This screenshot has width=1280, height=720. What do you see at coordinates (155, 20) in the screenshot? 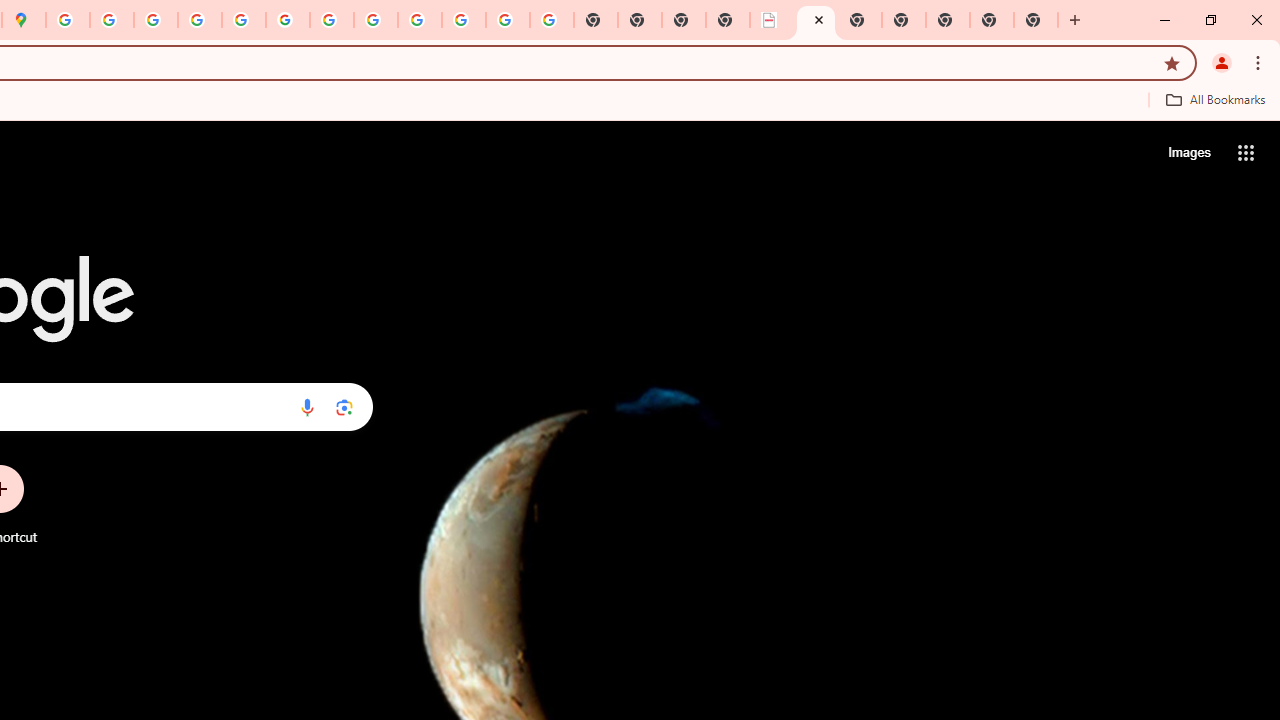
I see `'Privacy Help Center - Policies Help'` at bounding box center [155, 20].